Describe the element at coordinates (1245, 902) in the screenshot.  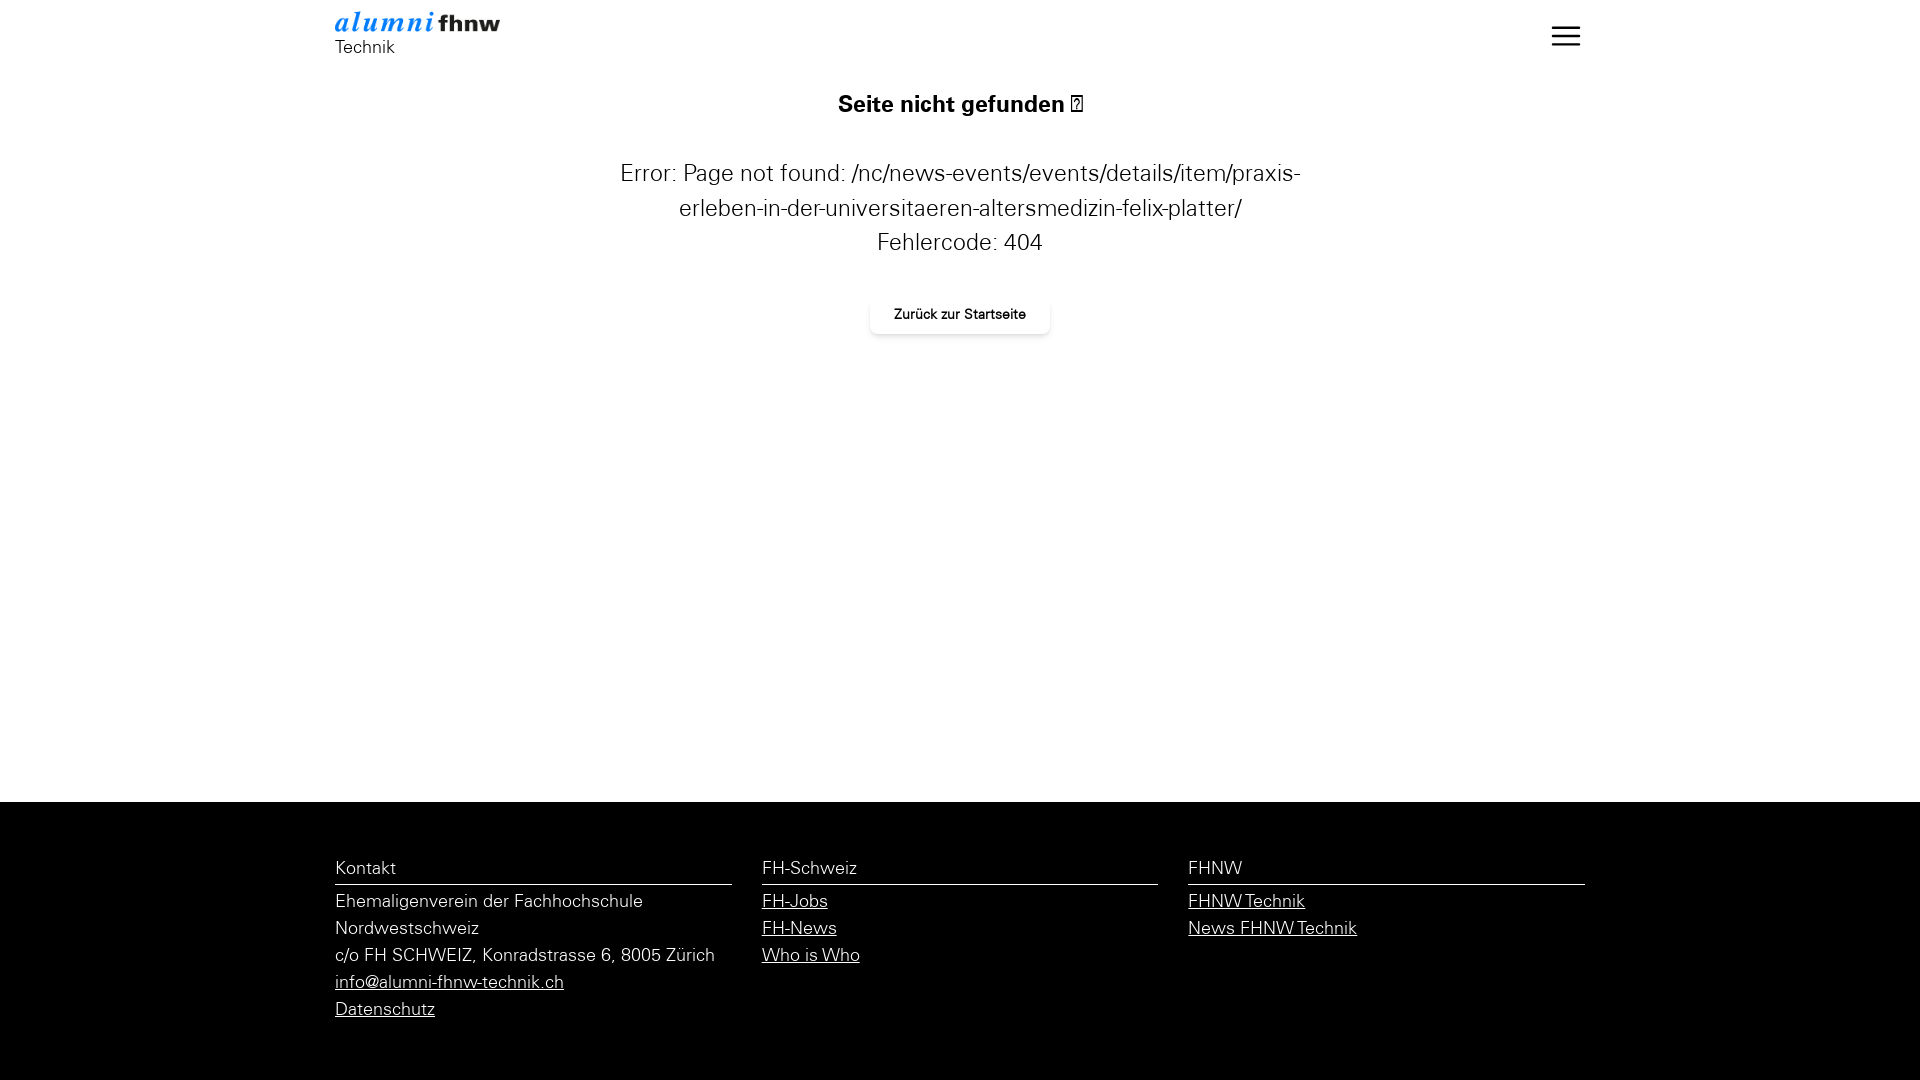
I see `'FHNW Technik'` at that location.